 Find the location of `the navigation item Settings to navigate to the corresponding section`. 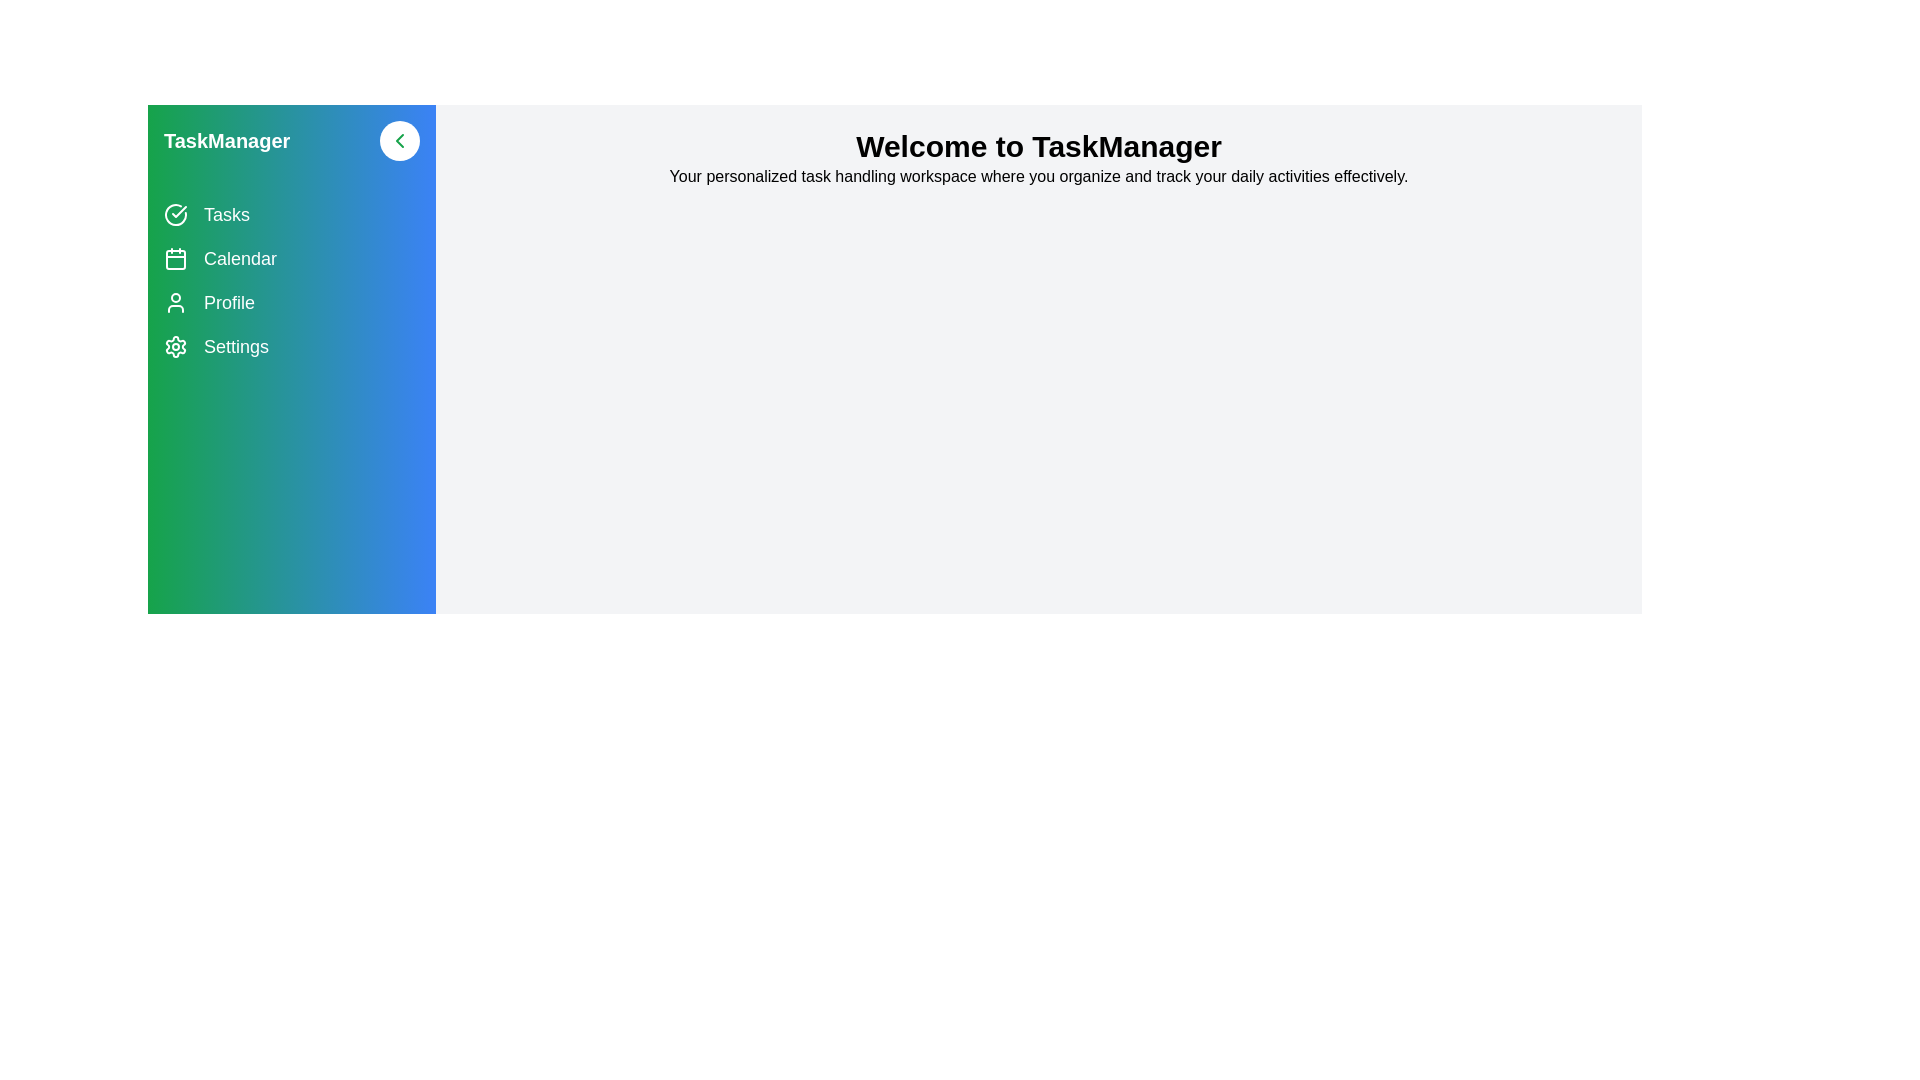

the navigation item Settings to navigate to the corresponding section is located at coordinates (291, 346).